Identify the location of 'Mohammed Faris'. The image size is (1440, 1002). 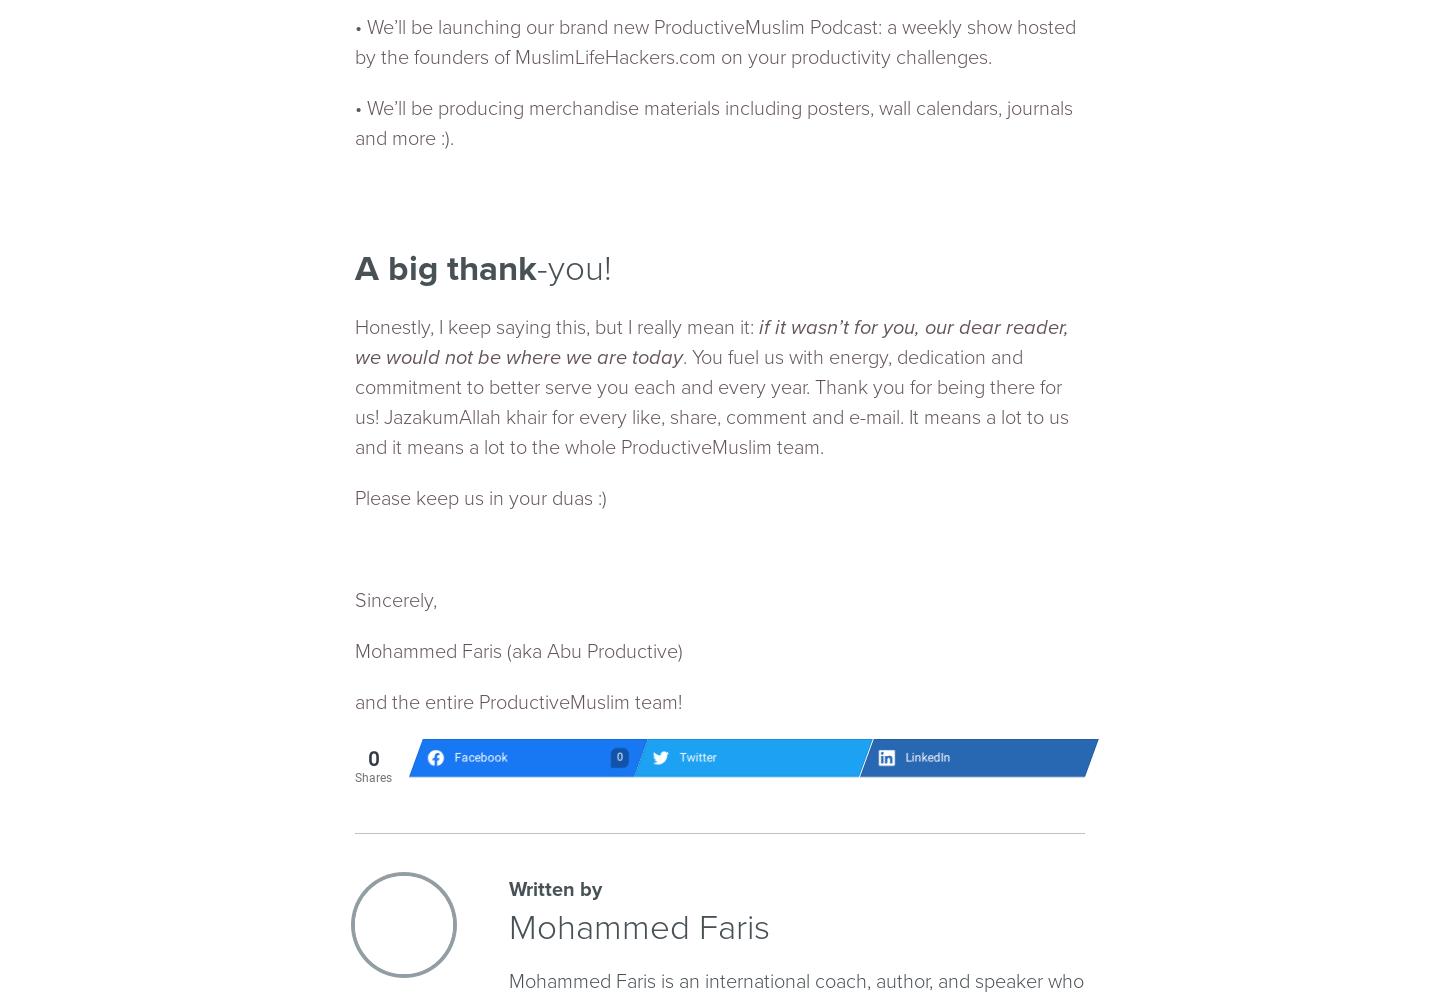
(638, 926).